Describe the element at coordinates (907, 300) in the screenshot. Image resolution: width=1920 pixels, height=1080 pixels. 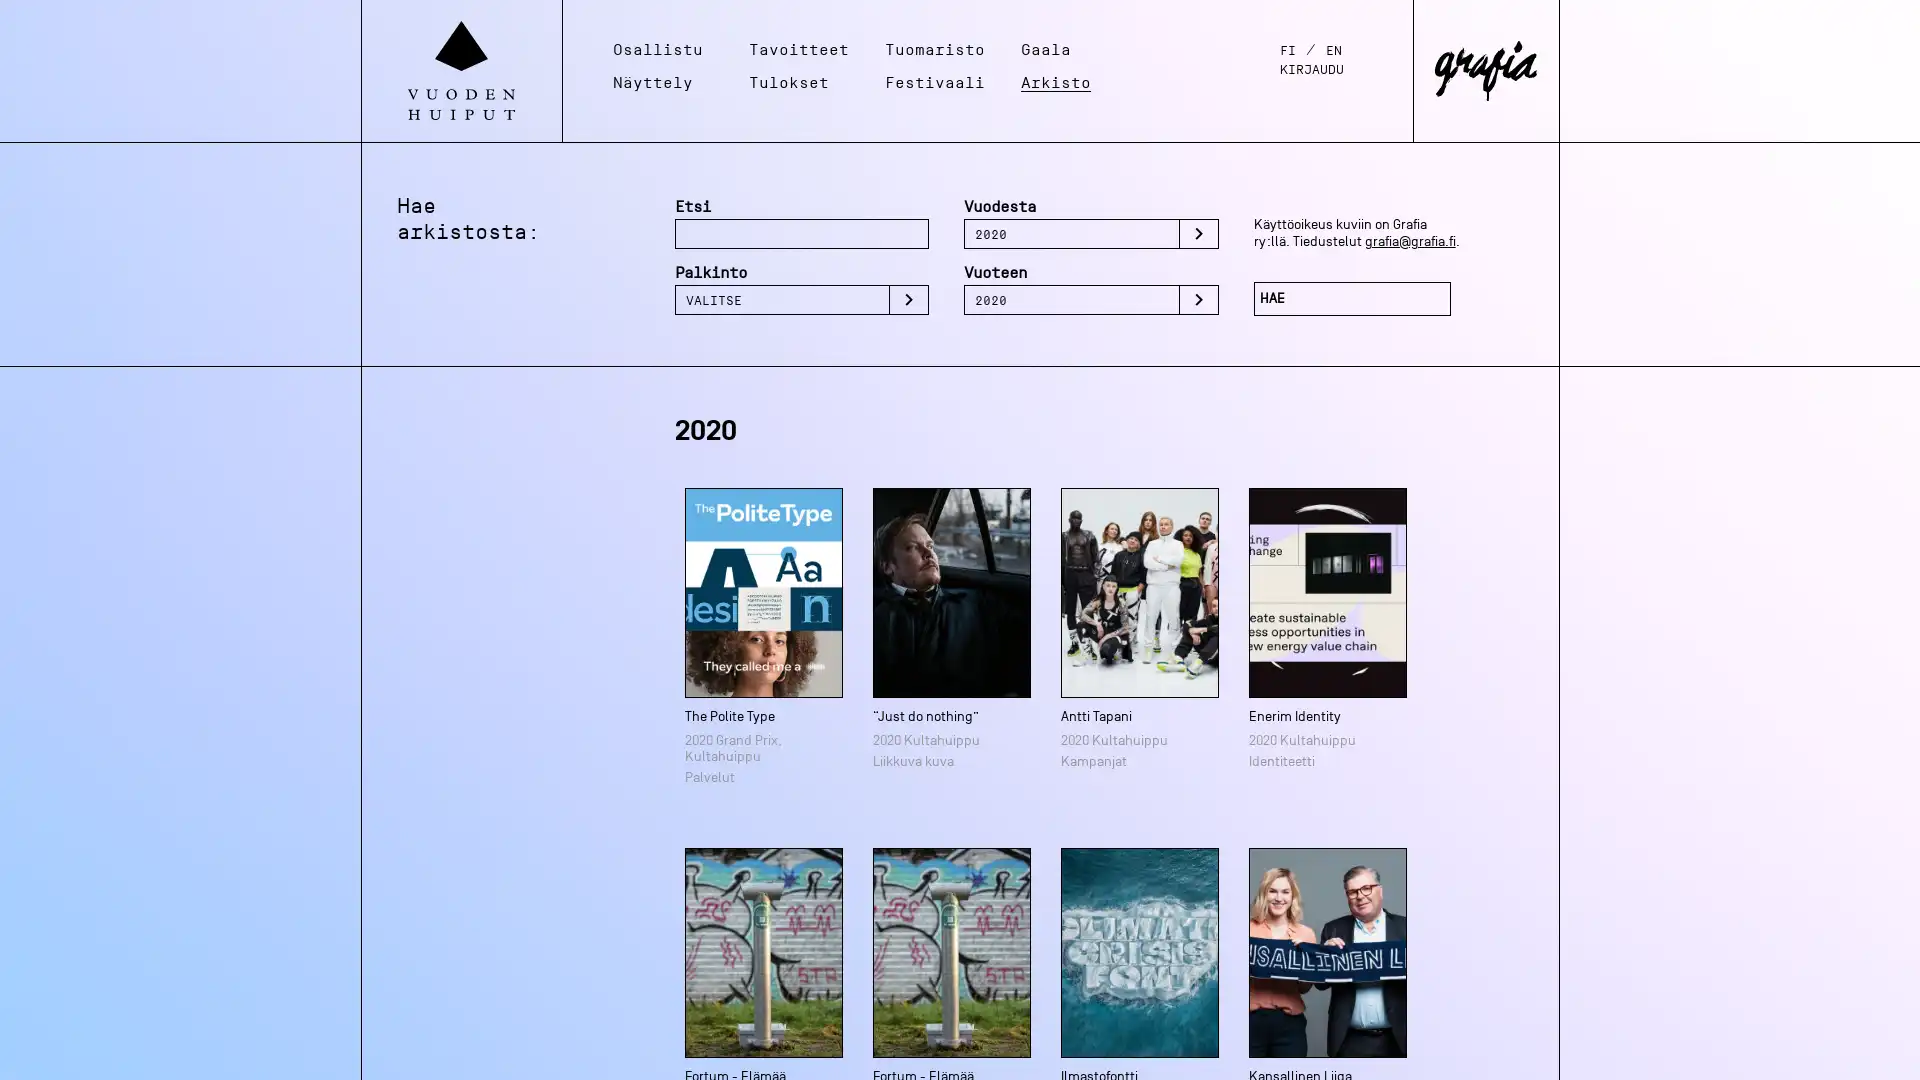
I see `>` at that location.